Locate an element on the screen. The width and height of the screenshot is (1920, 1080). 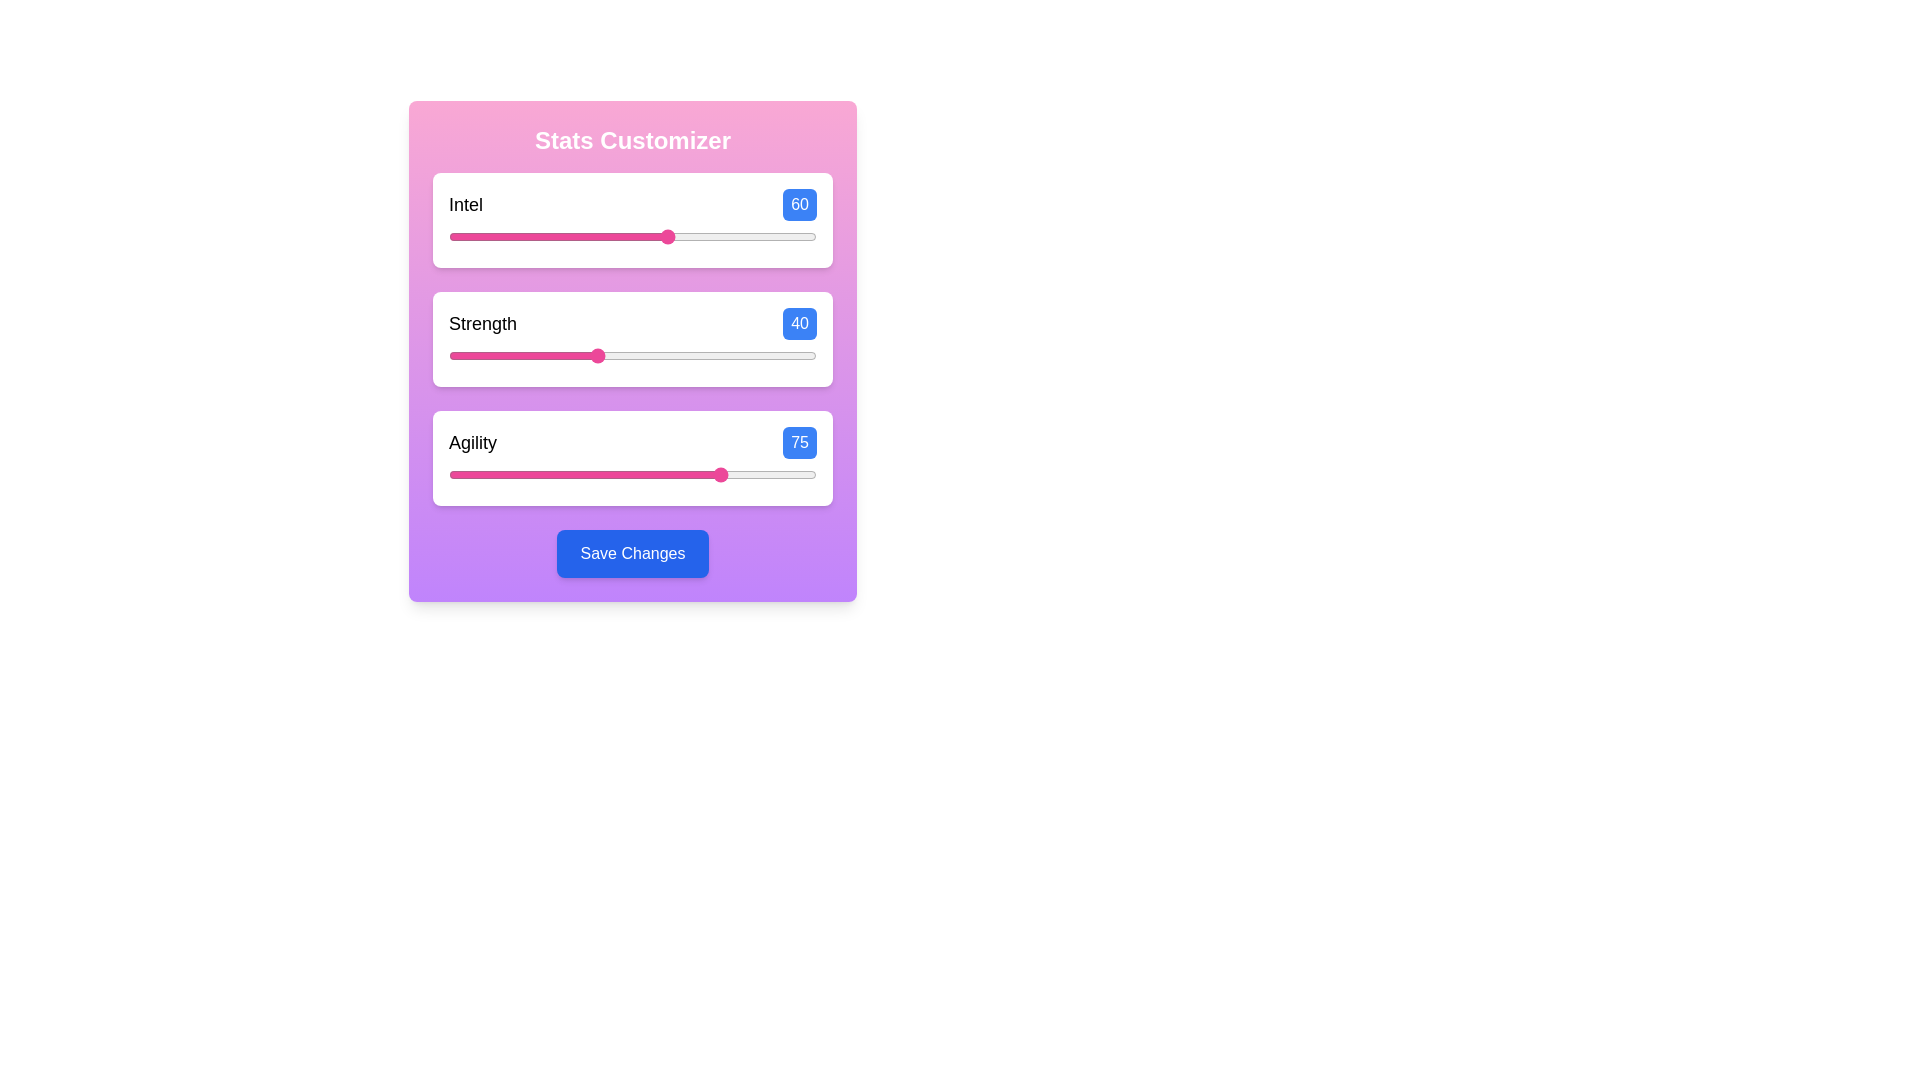
the intelligence attribute is located at coordinates (771, 235).